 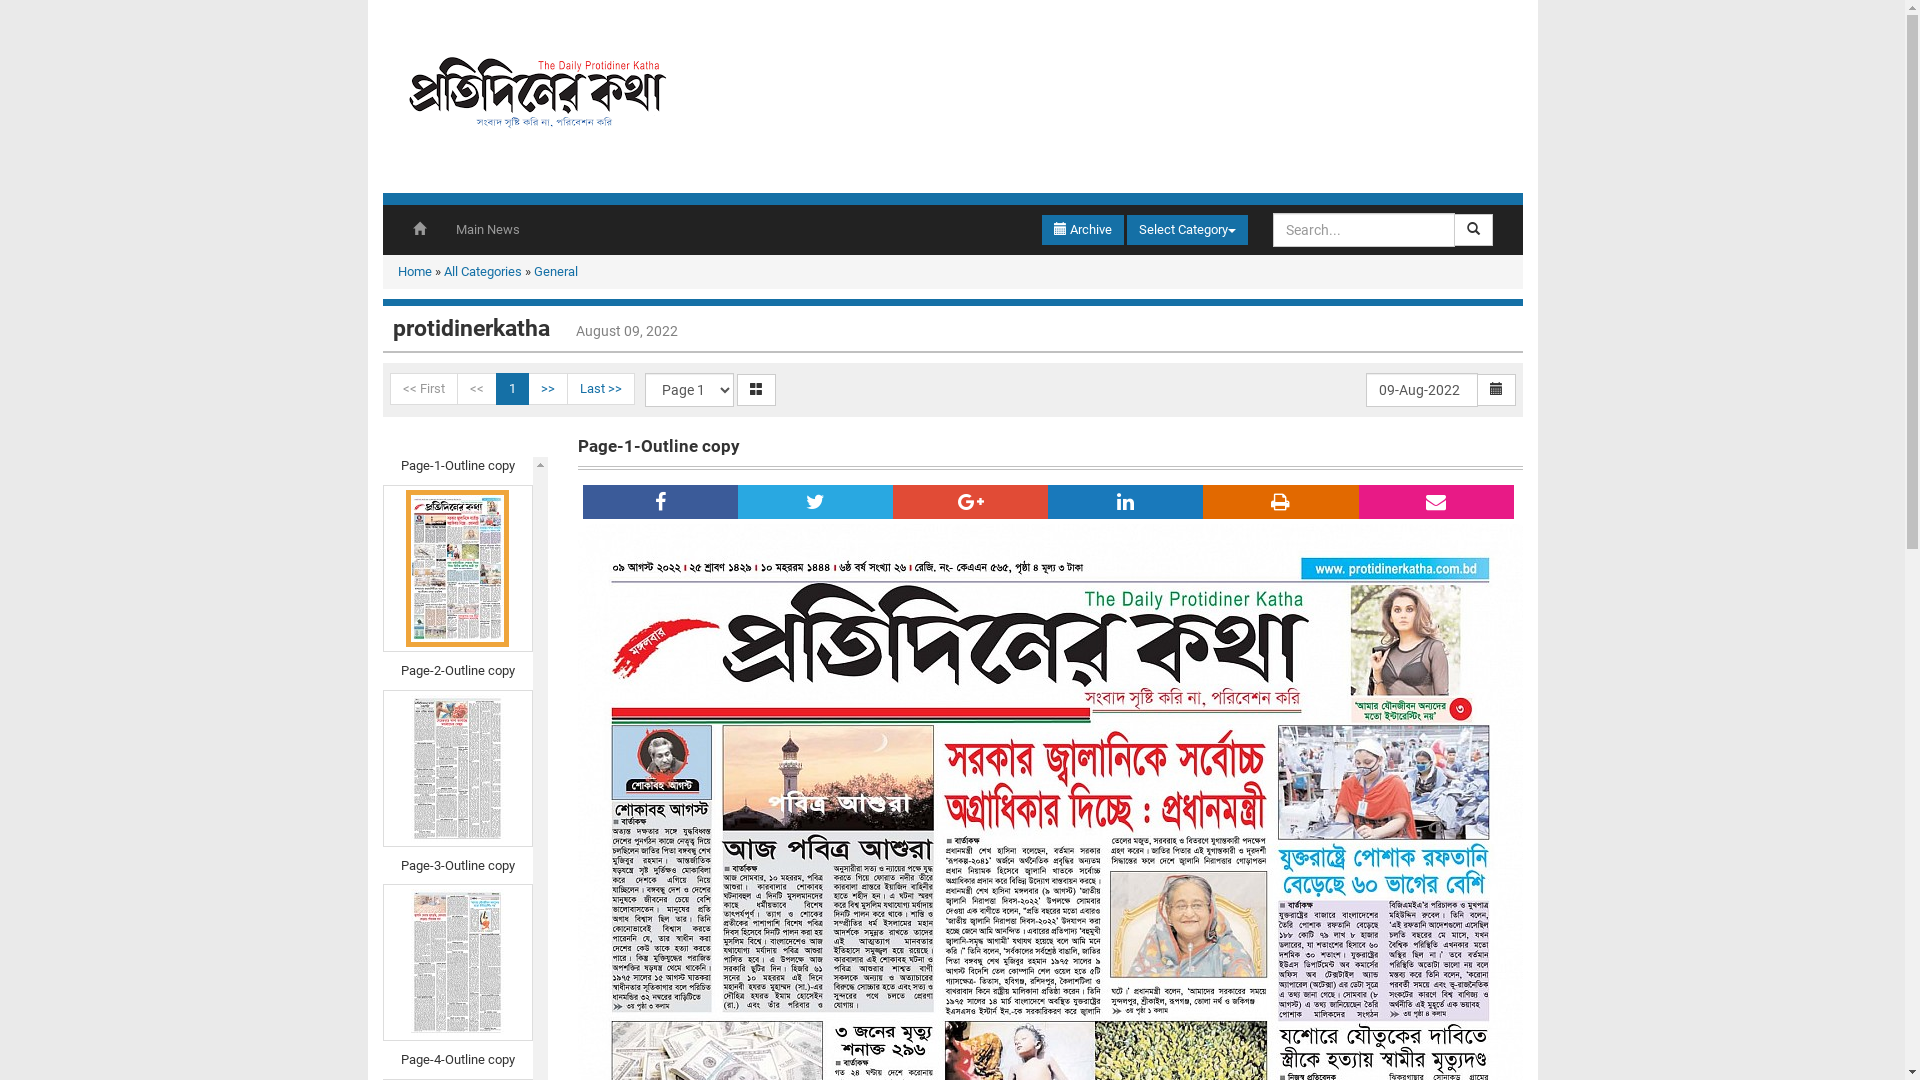 I want to click on 'All Categories', so click(x=483, y=271).